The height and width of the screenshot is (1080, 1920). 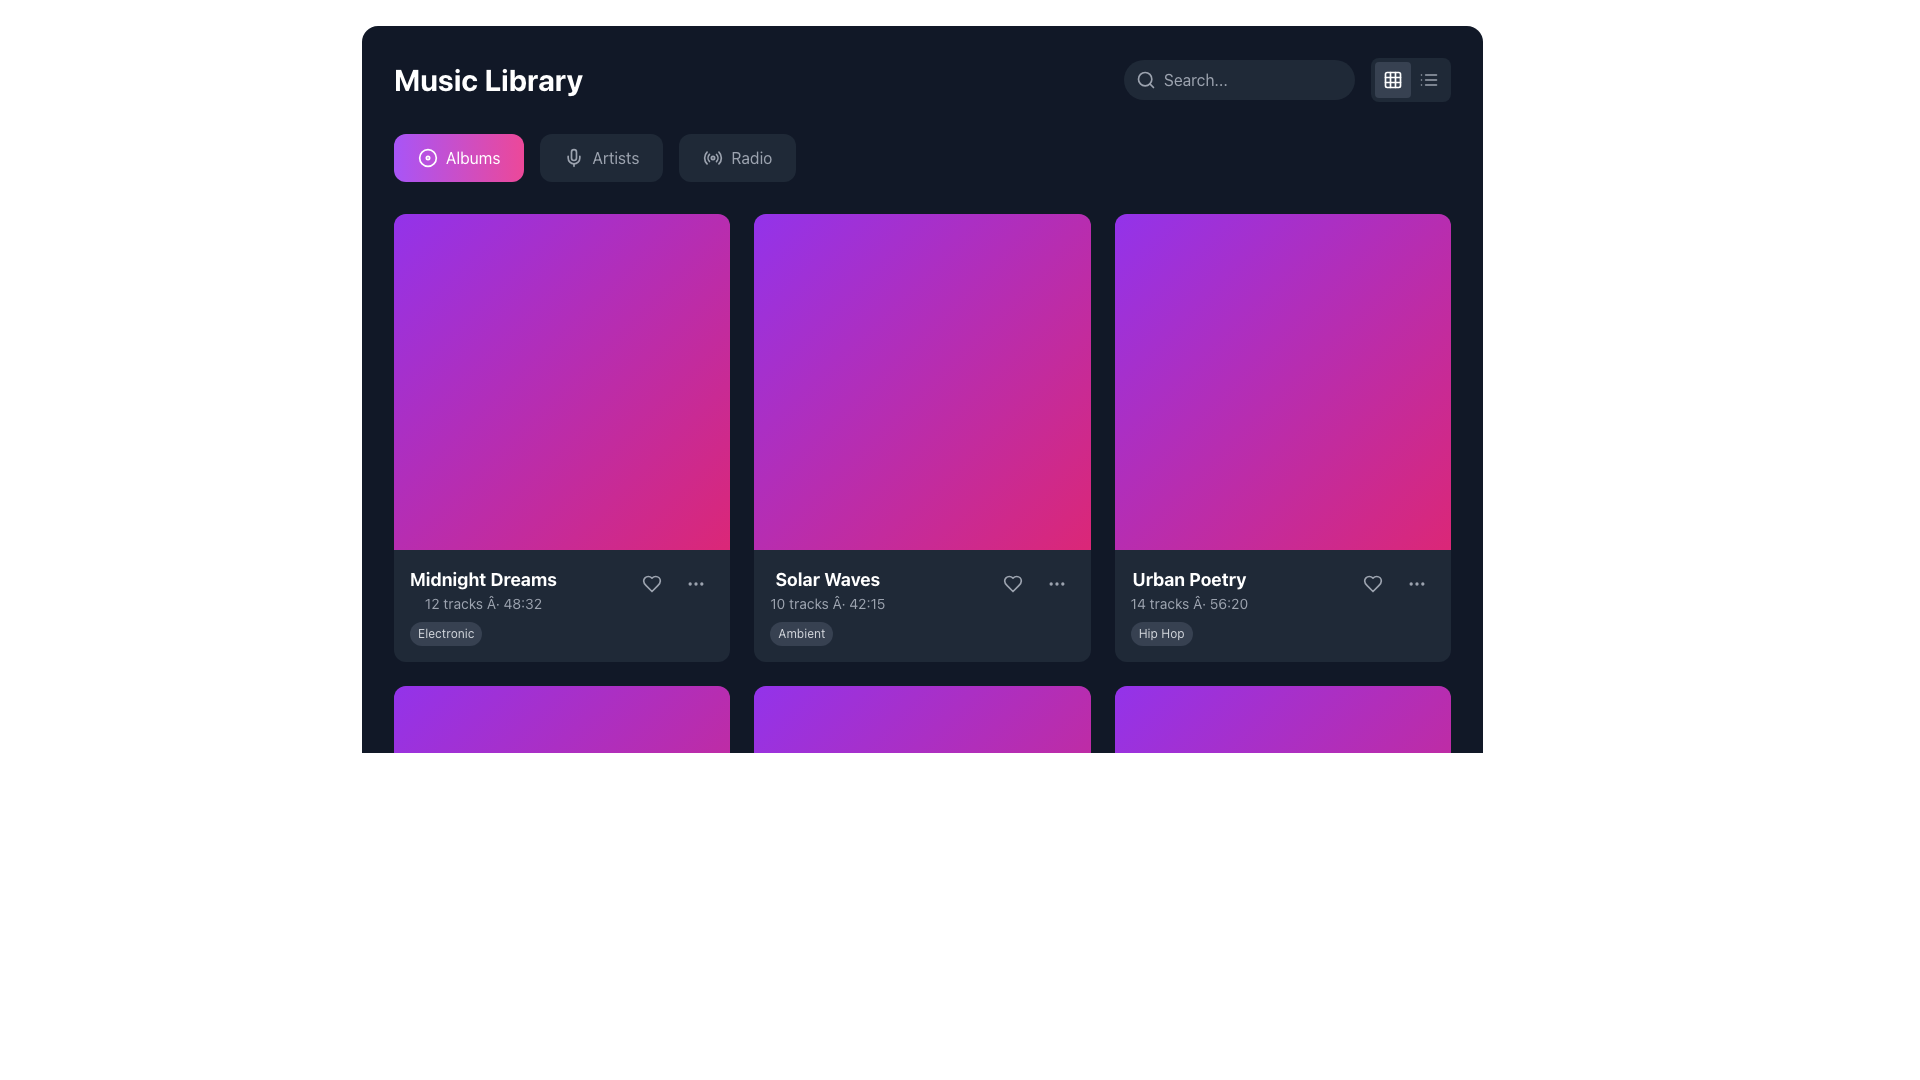 I want to click on the favorite button for the 'Urban Poetry' album, so click(x=1371, y=583).